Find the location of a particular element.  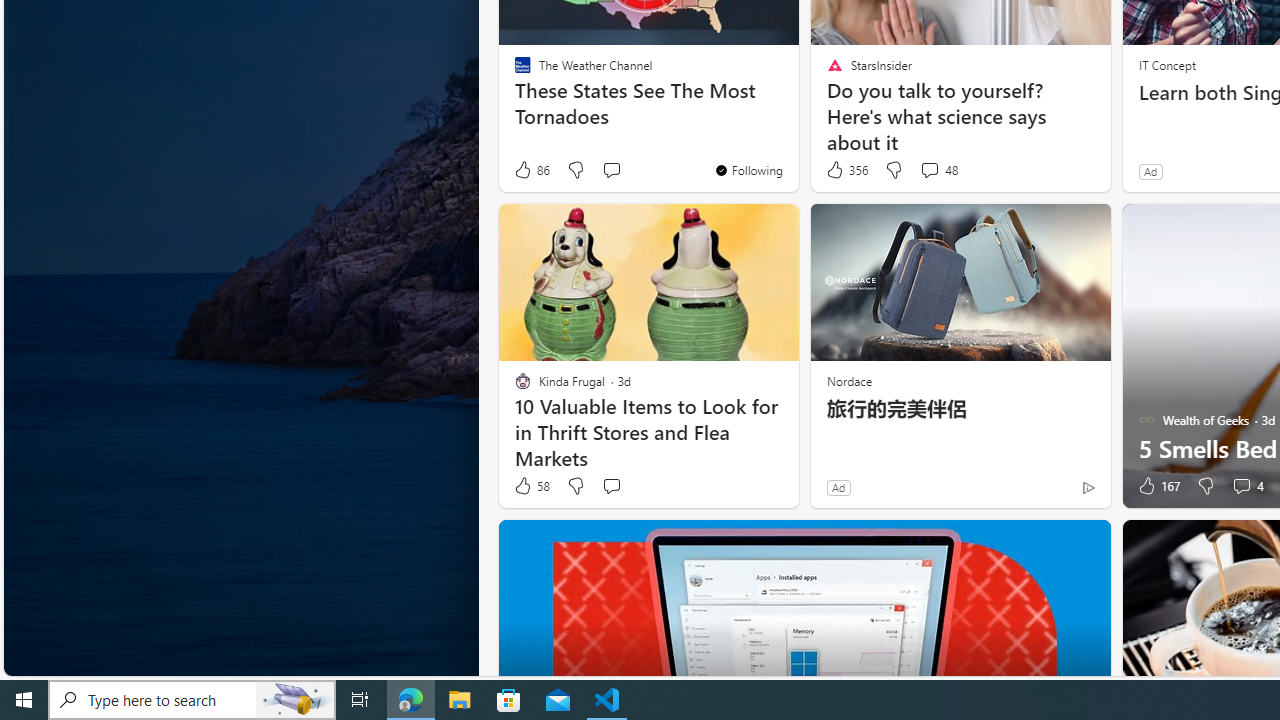

'167 Like' is located at coordinates (1157, 486).